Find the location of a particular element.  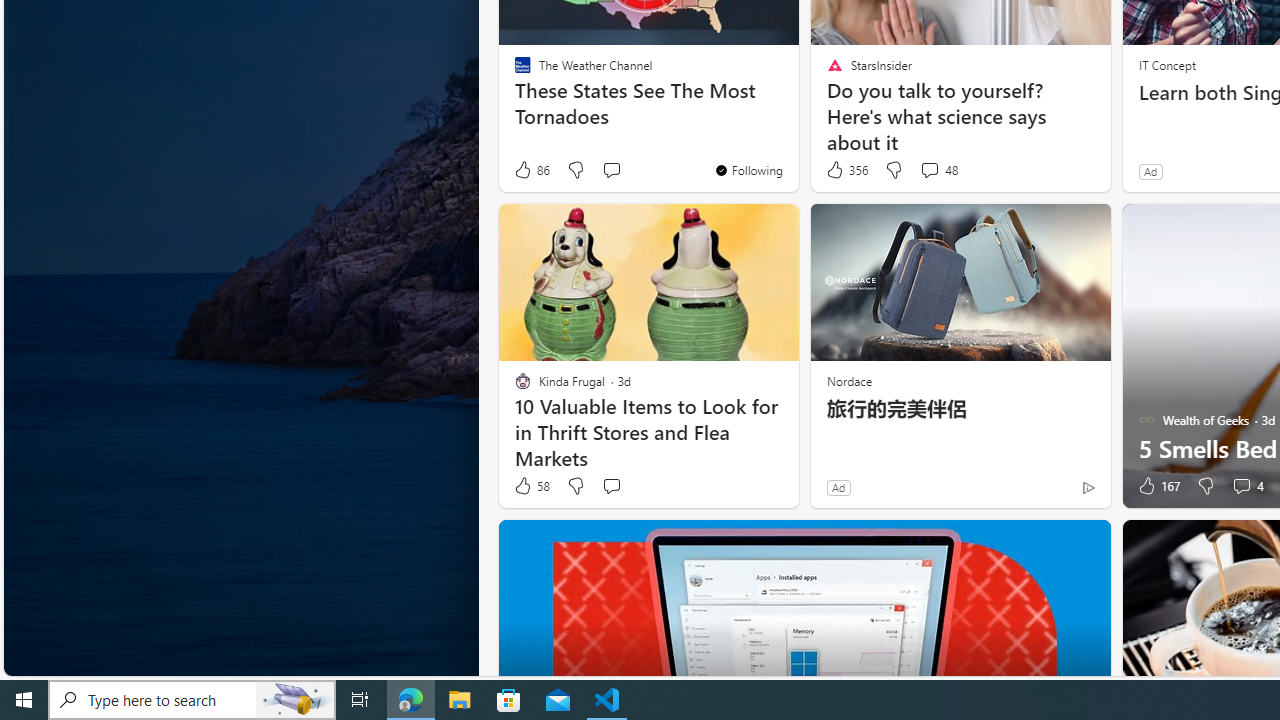

'167 Like' is located at coordinates (1157, 486).